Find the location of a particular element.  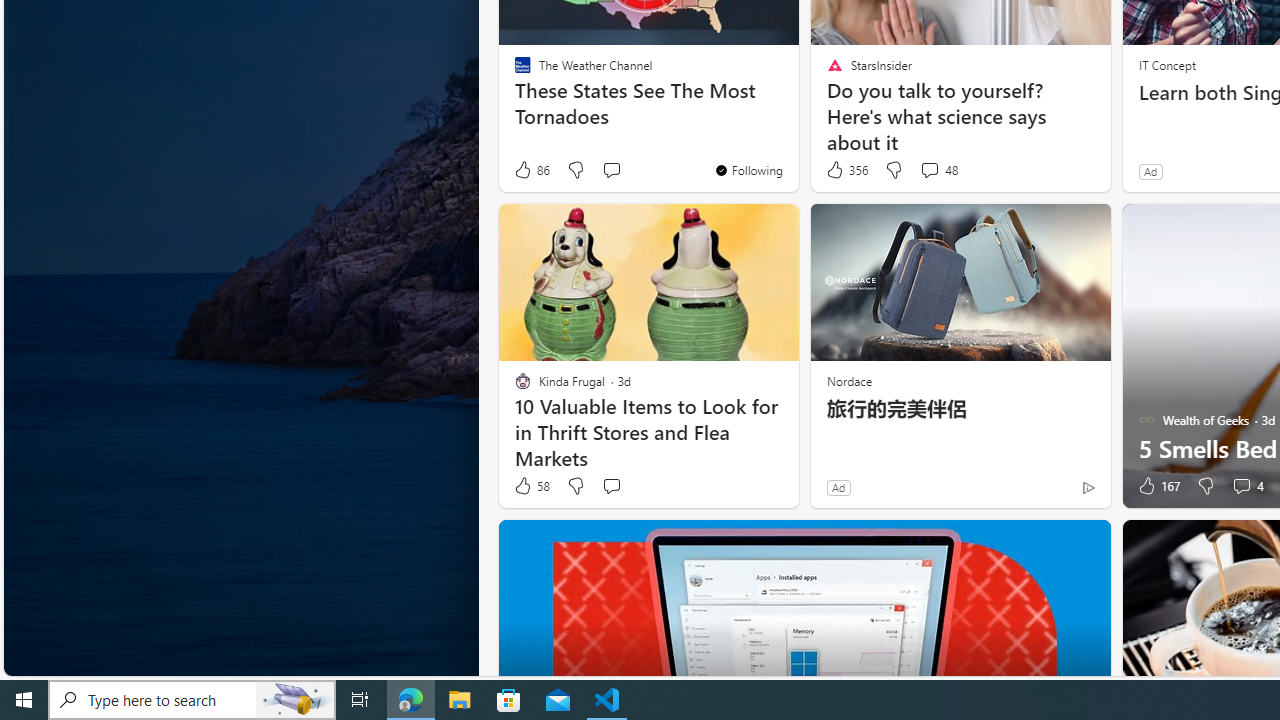

'167 Like' is located at coordinates (1157, 486).